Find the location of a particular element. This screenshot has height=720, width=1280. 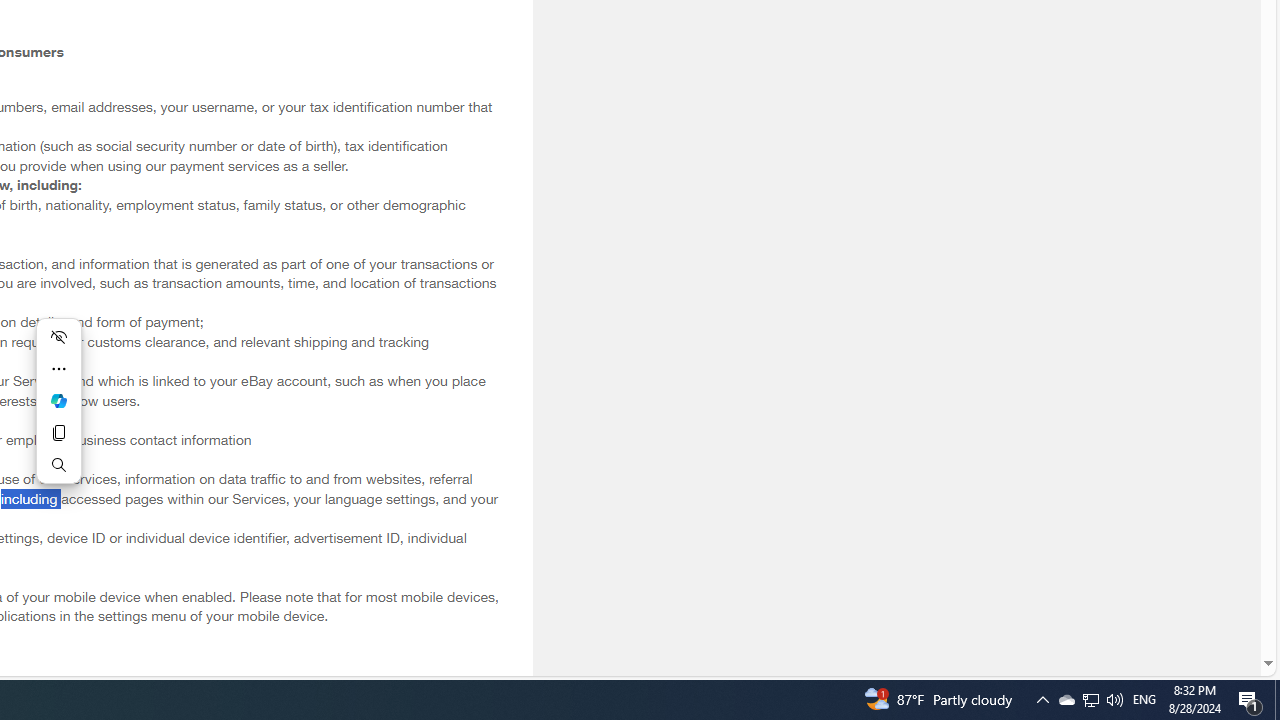

'More actions' is located at coordinates (58, 368).